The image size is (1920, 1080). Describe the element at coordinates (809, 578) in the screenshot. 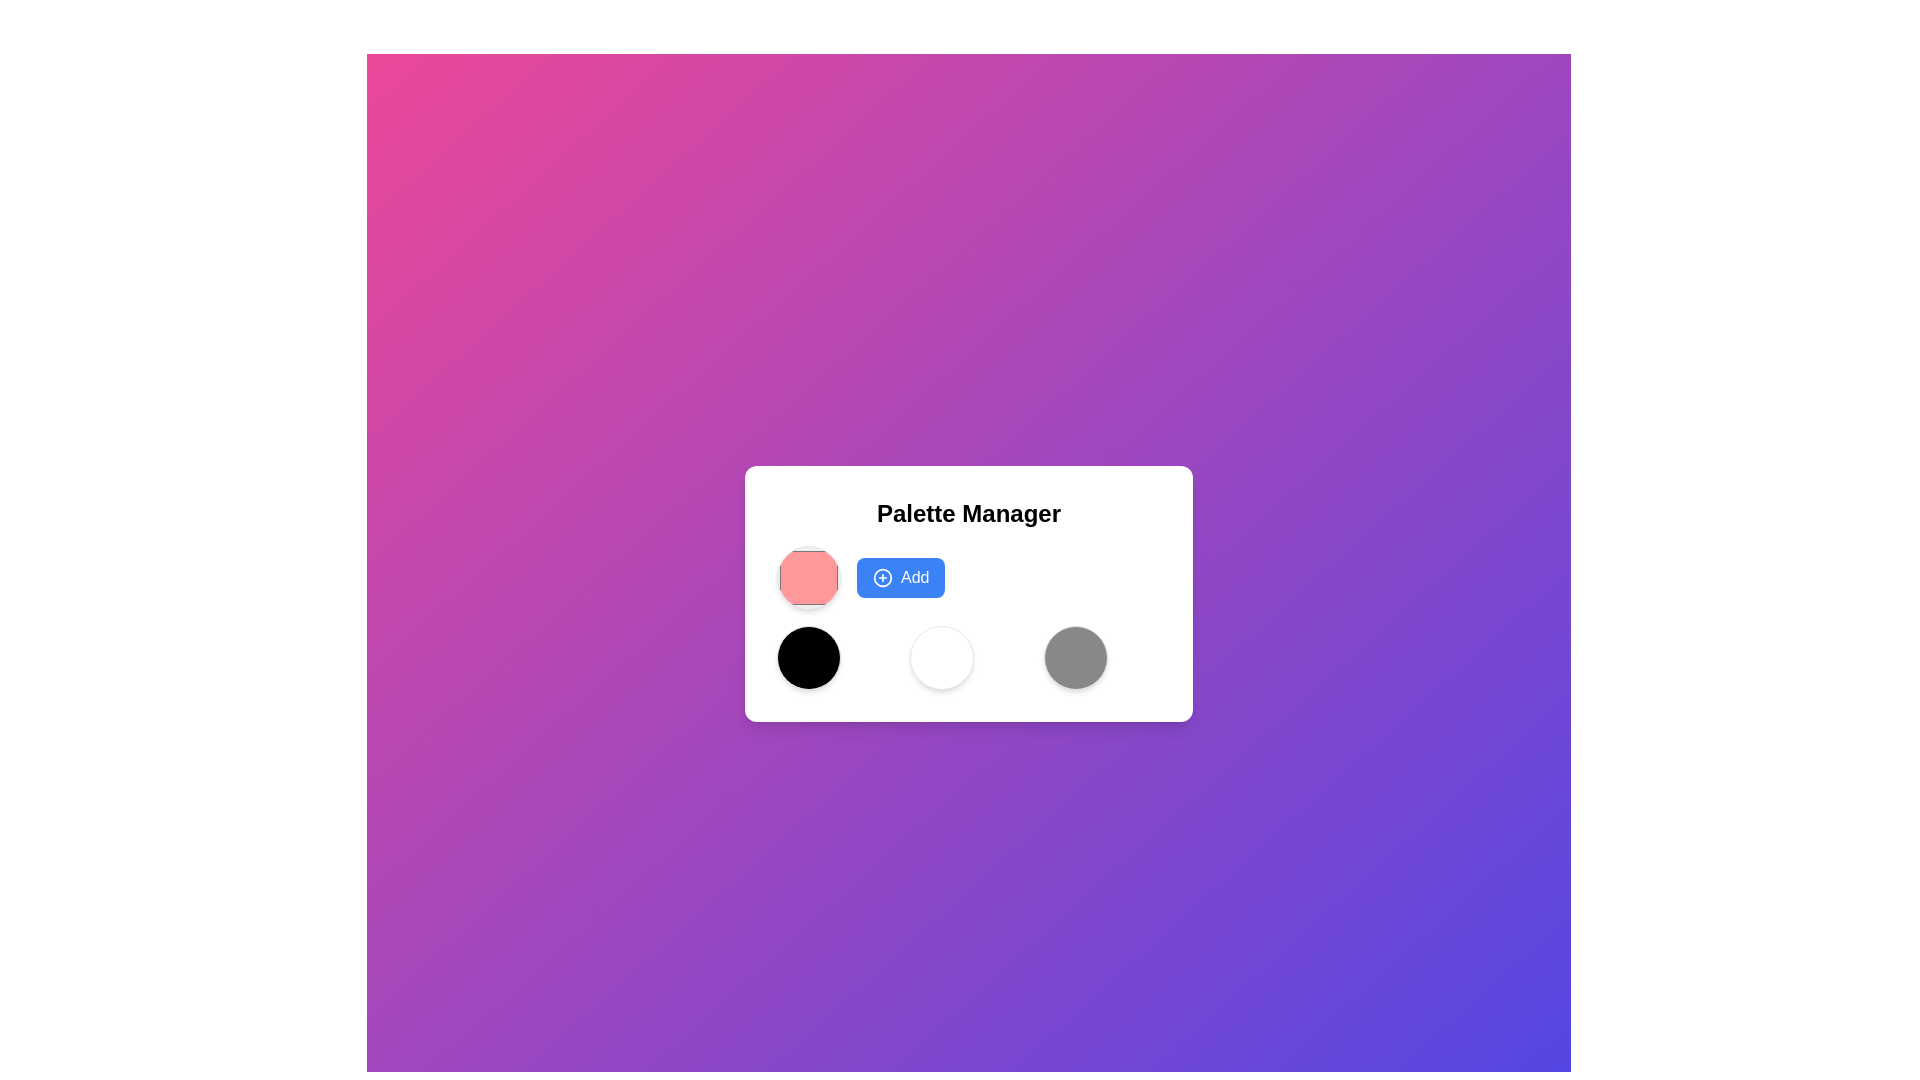

I see `the circular soft pink button with a thin gray border located at the far left of the horizontal grouping inside the 'Palette Manager' card` at that location.